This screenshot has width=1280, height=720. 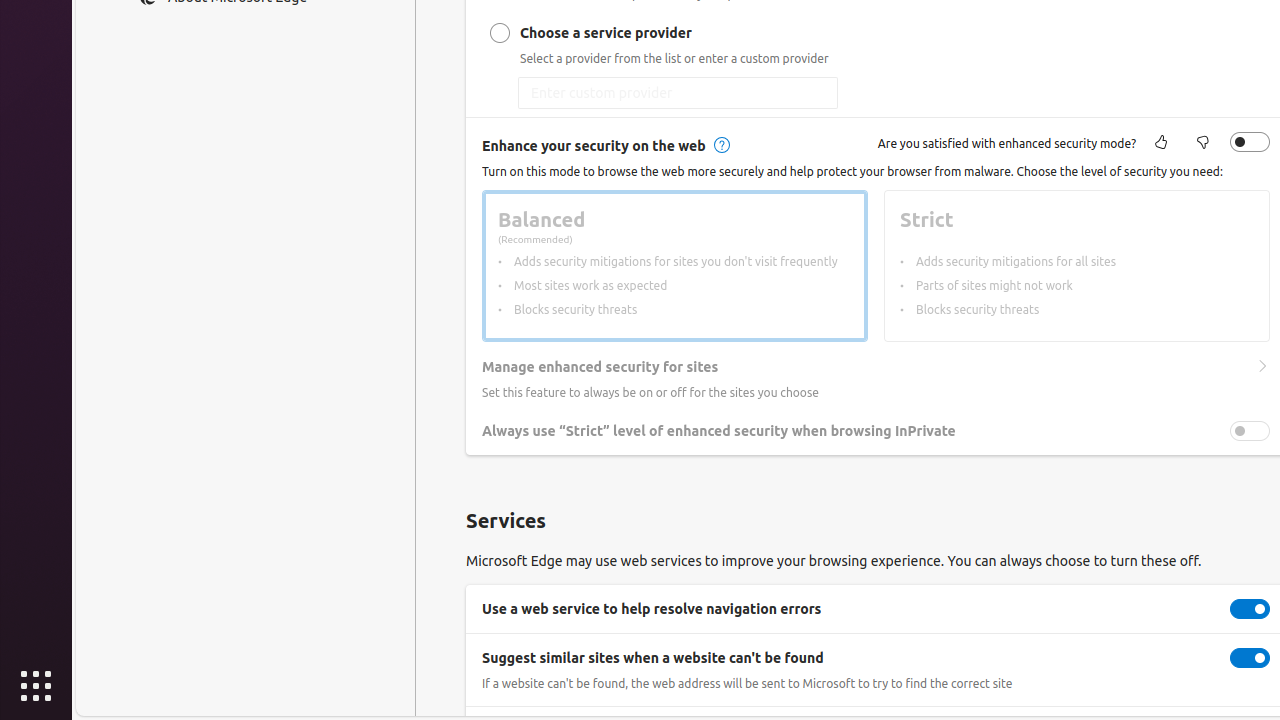 What do you see at coordinates (35, 685) in the screenshot?
I see `'Show Applications'` at bounding box center [35, 685].